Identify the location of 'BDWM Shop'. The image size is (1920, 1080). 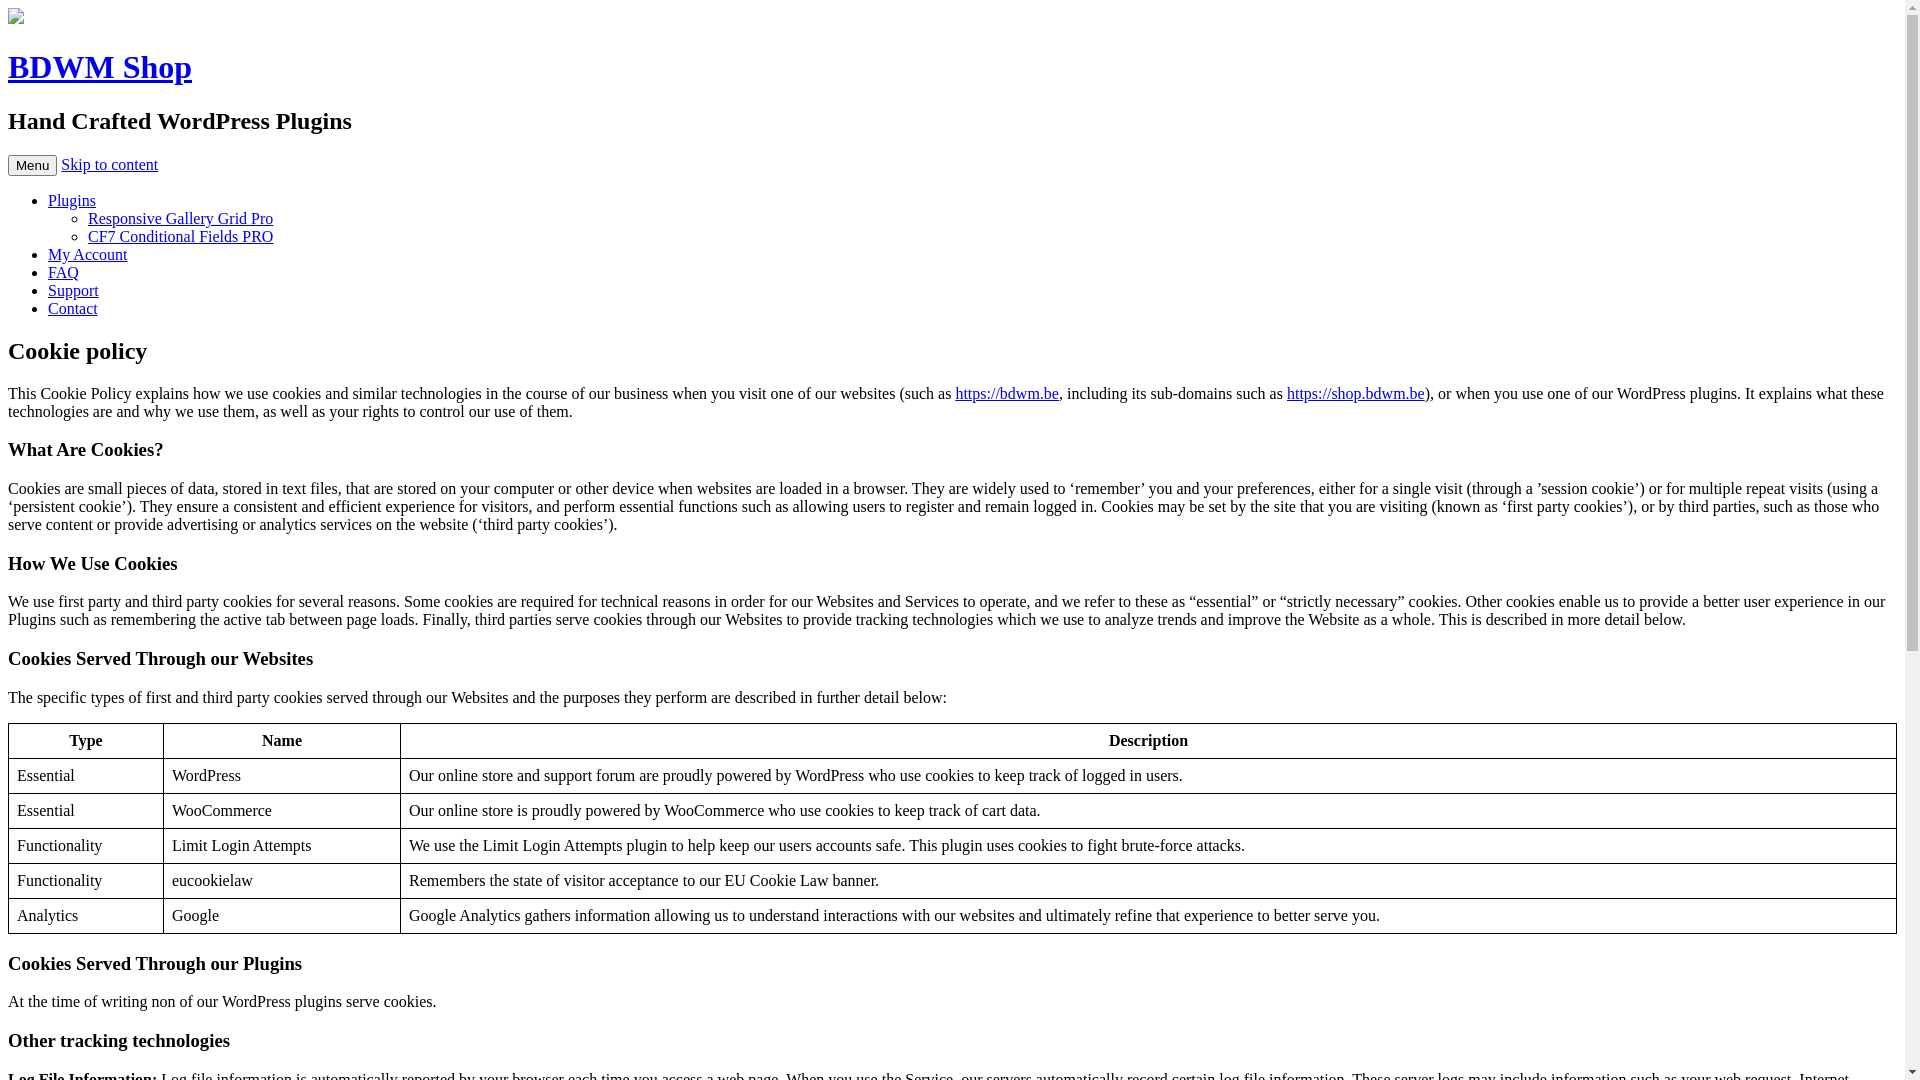
(8, 65).